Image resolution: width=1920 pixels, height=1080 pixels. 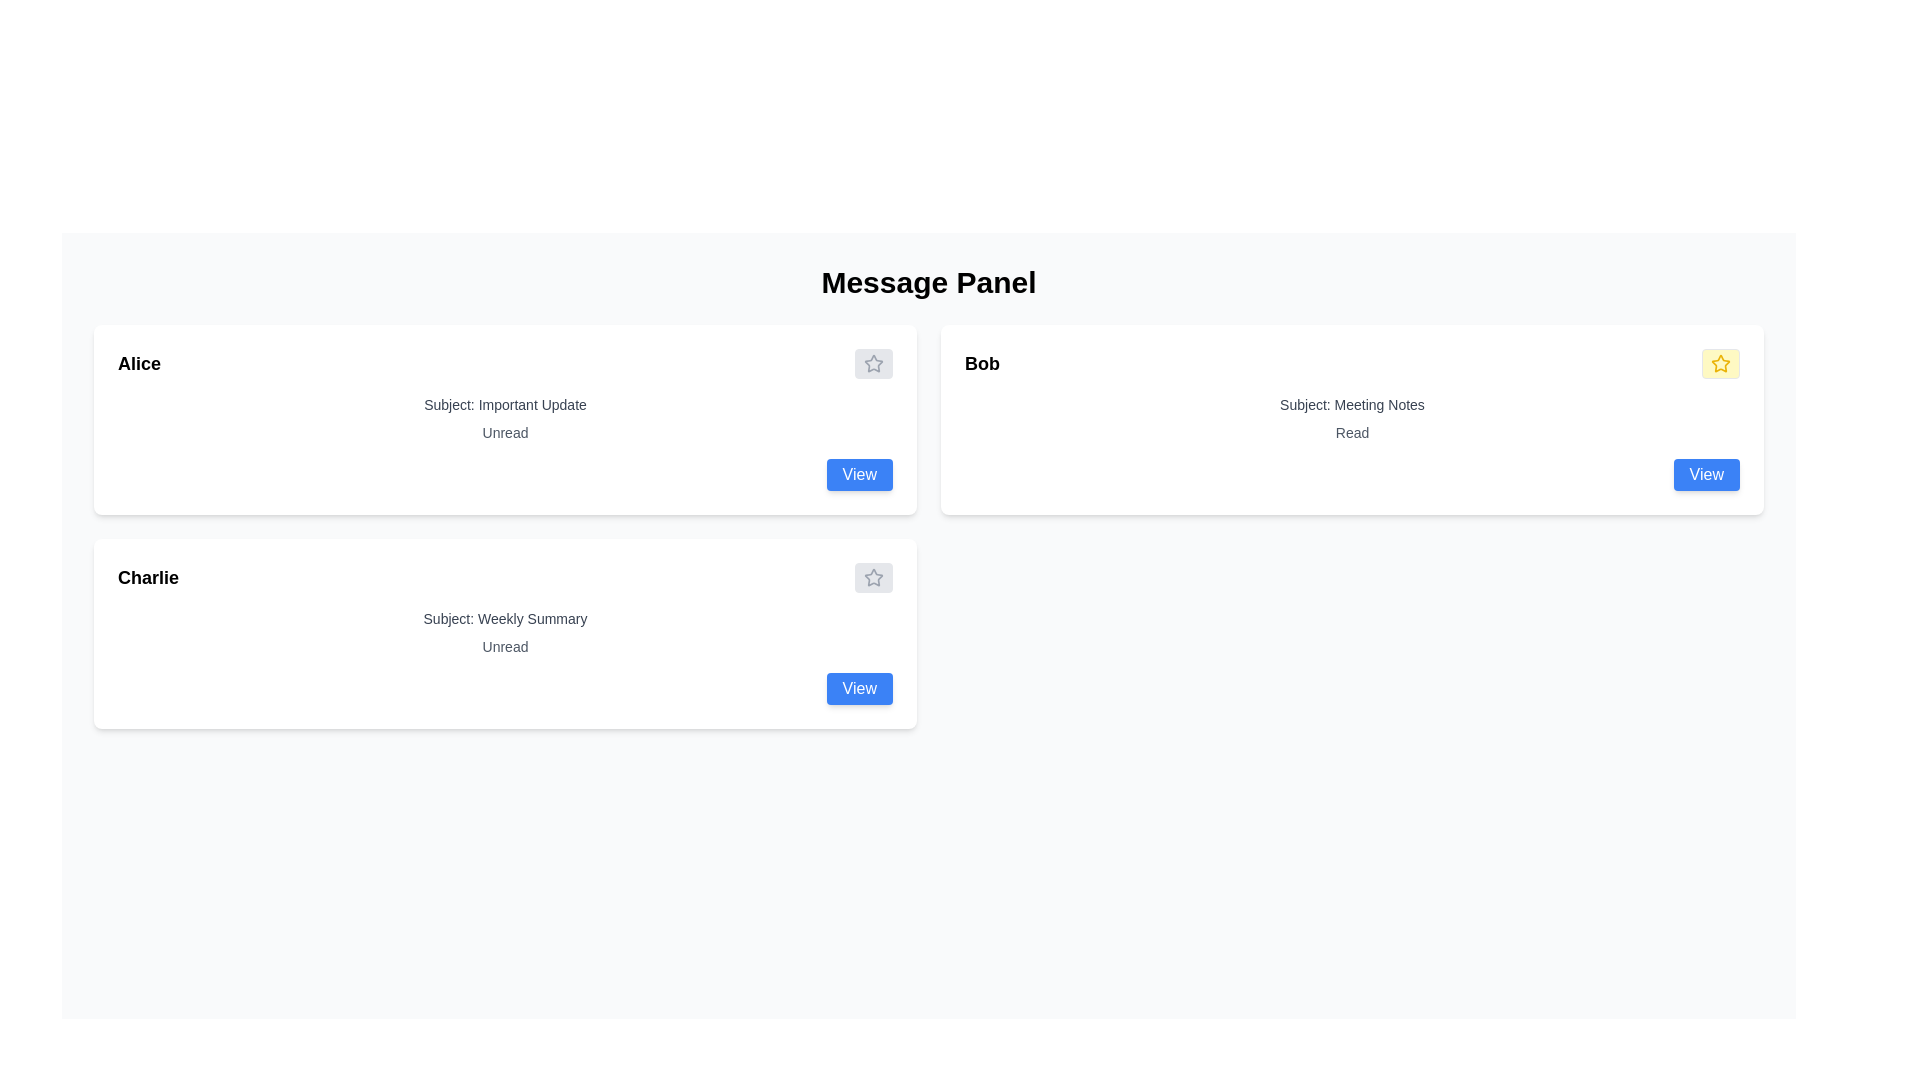 What do you see at coordinates (505, 647) in the screenshot?
I see `the text label indicating that the message has not yet been read, which is located below the subject text 'Subject: Weekly Summary' and above the 'View' action button` at bounding box center [505, 647].